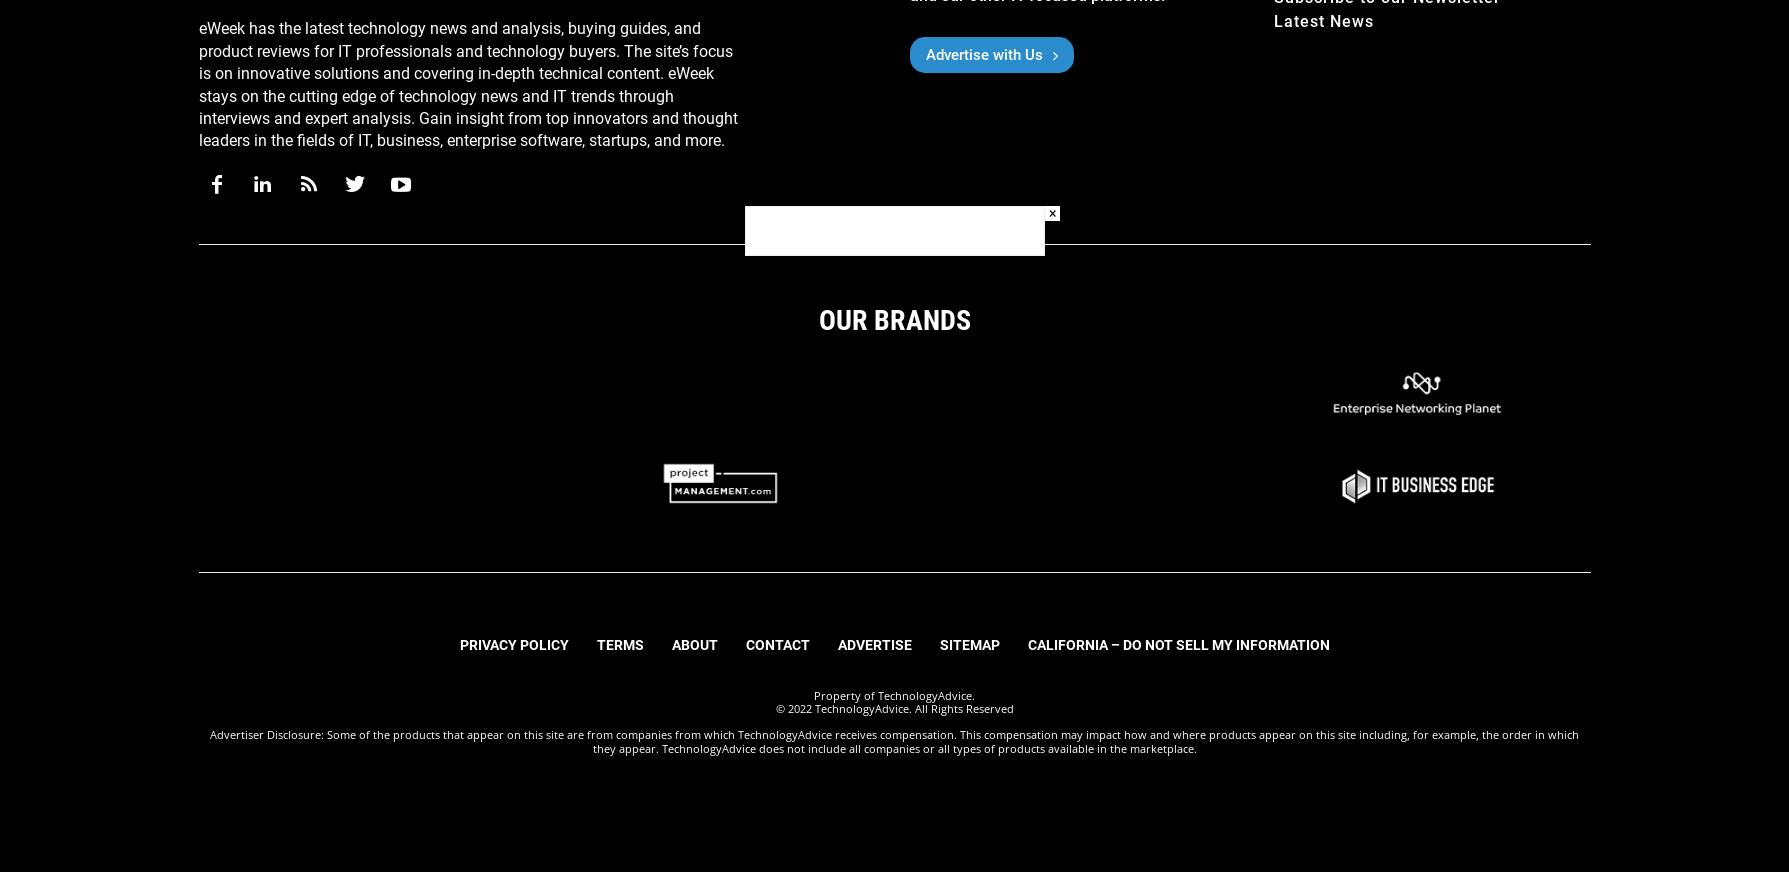  What do you see at coordinates (619, 643) in the screenshot?
I see `'Terms'` at bounding box center [619, 643].